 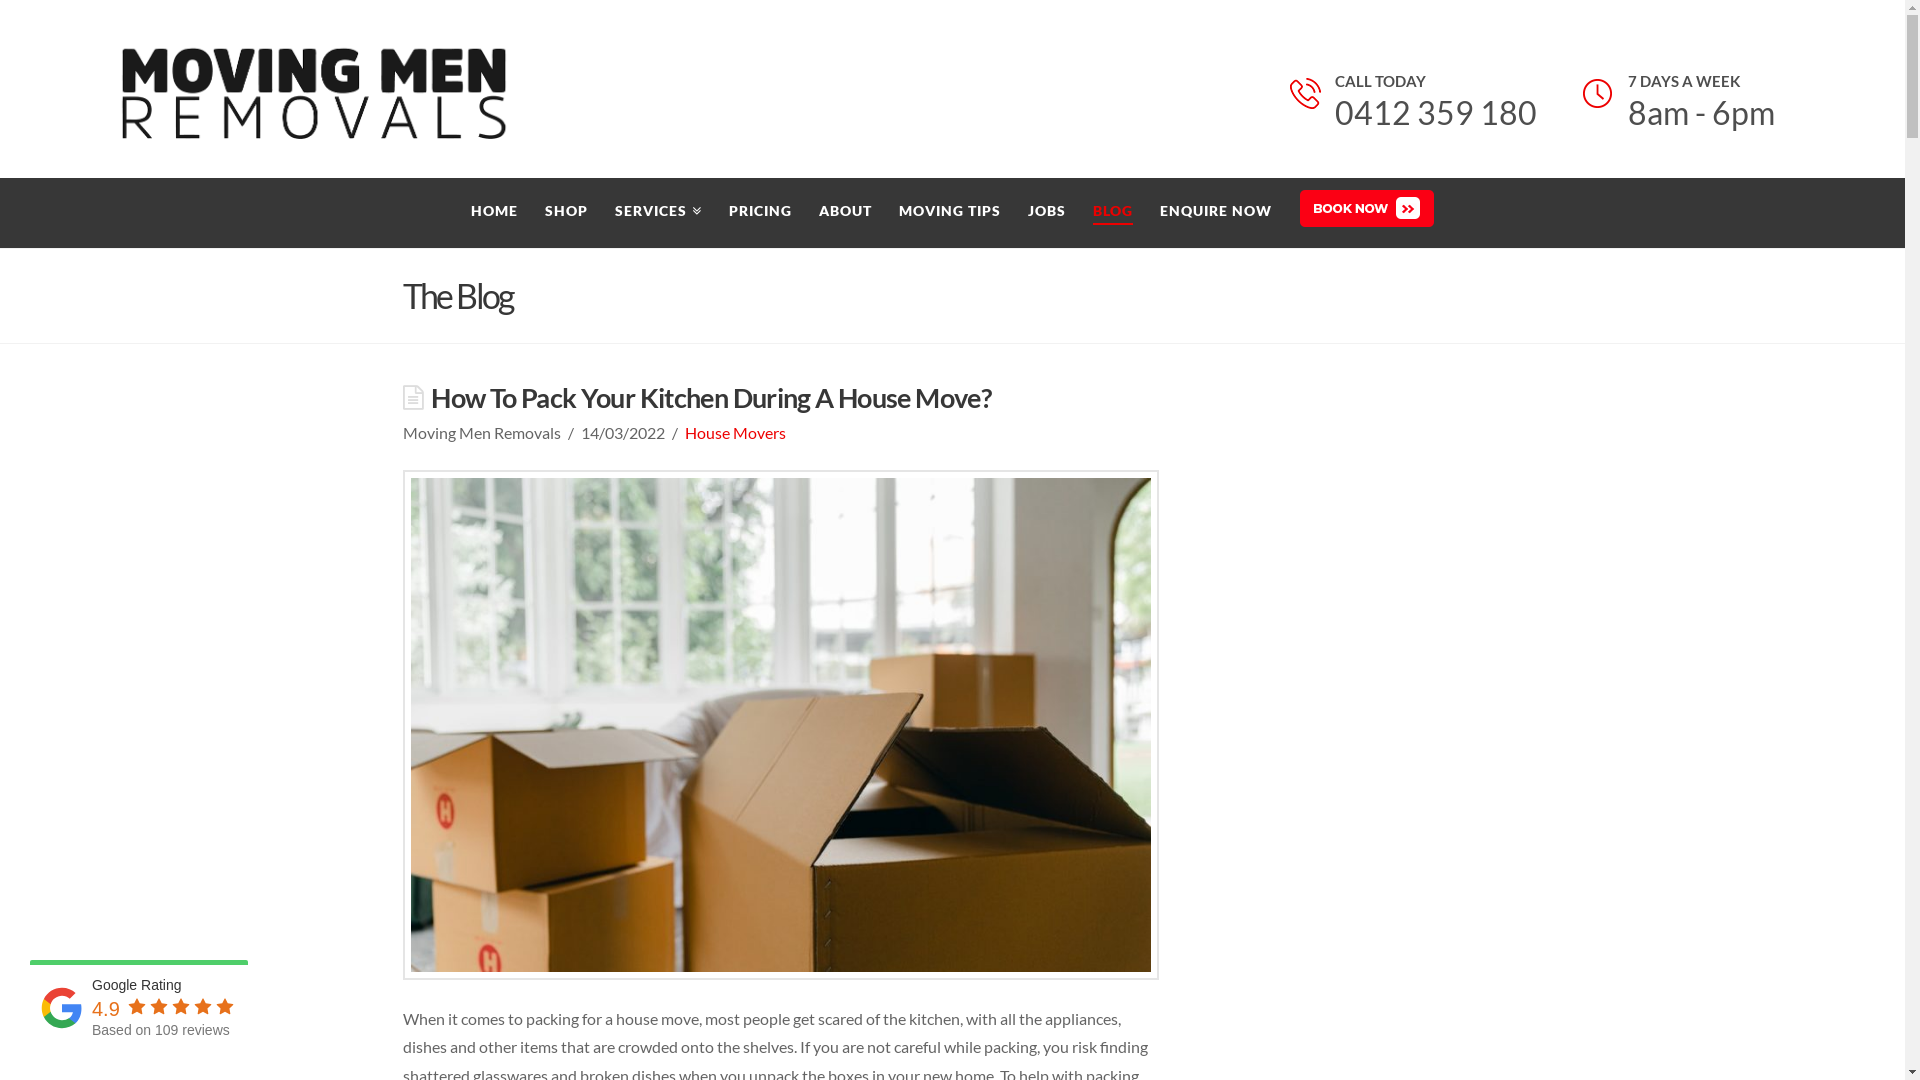 I want to click on 'MOVING TIPS', so click(x=948, y=212).